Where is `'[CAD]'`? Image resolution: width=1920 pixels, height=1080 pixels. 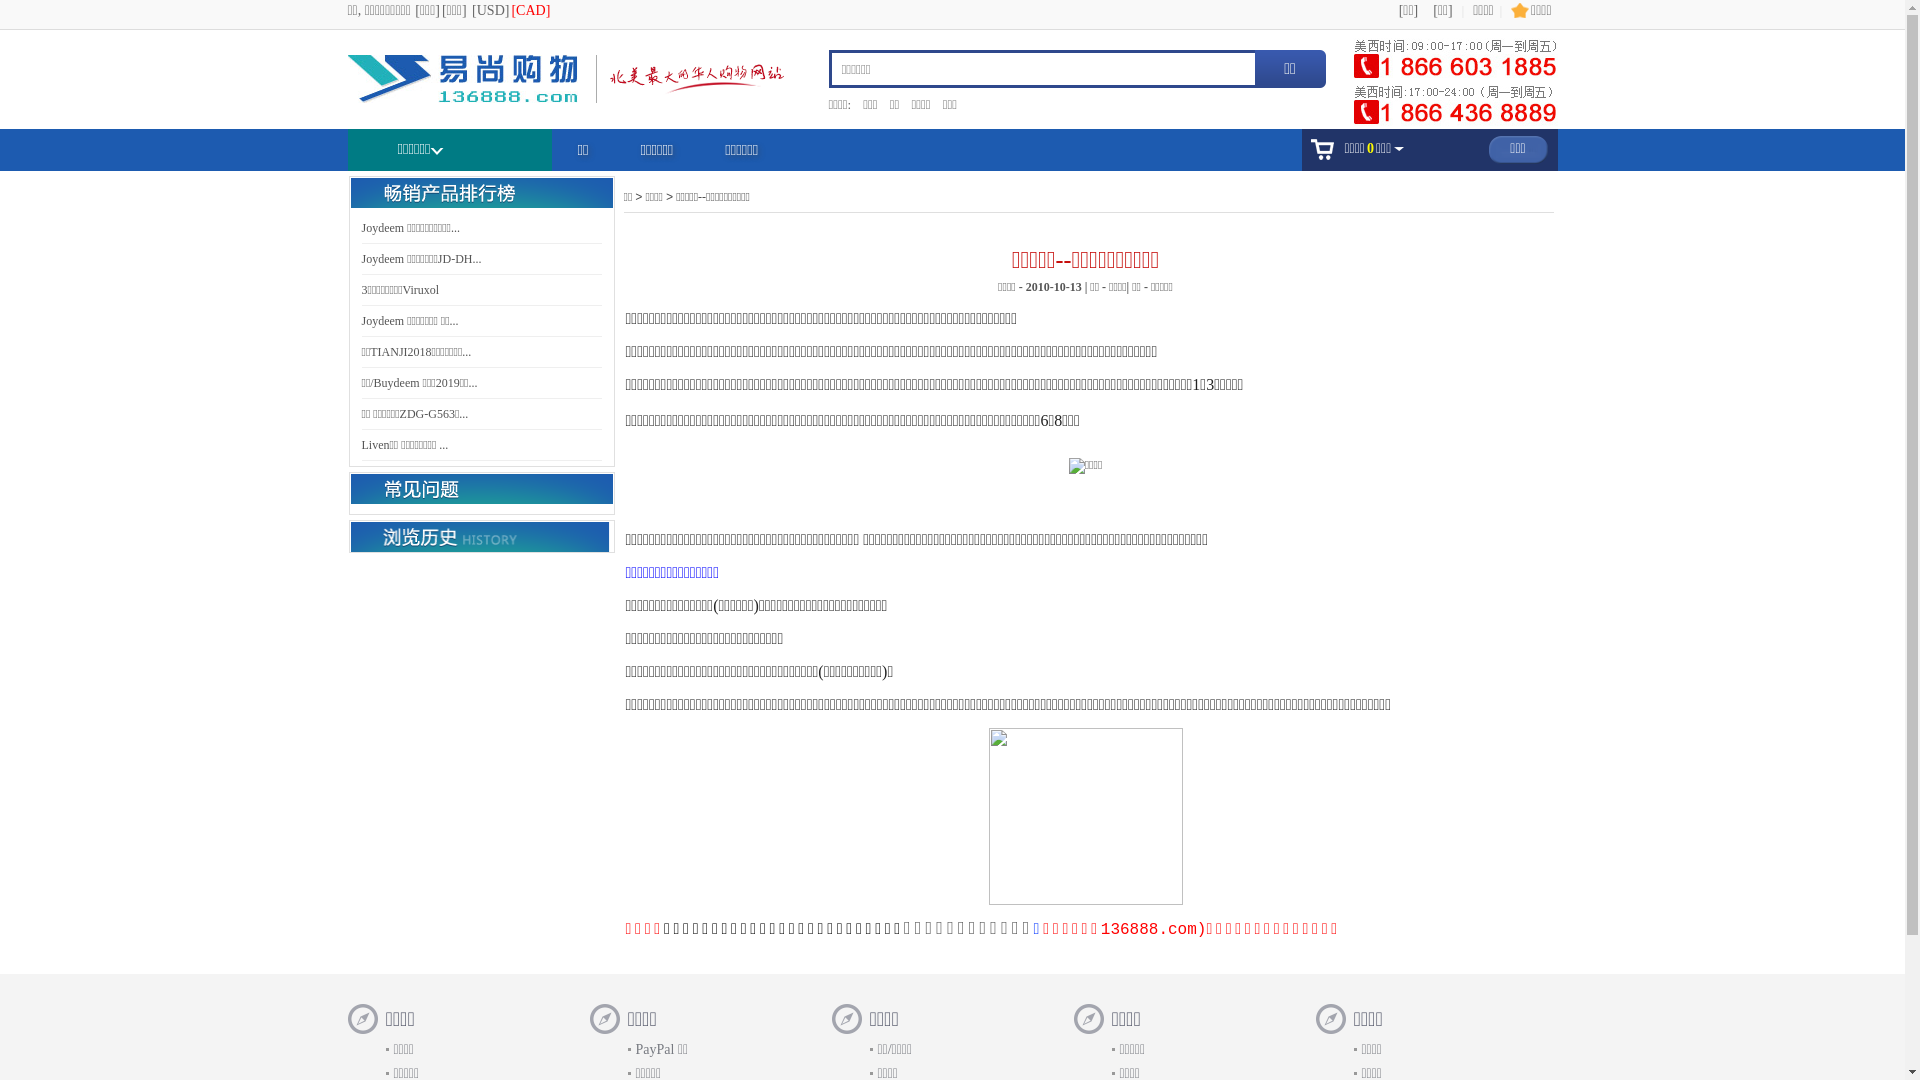 '[CAD]' is located at coordinates (530, 10).